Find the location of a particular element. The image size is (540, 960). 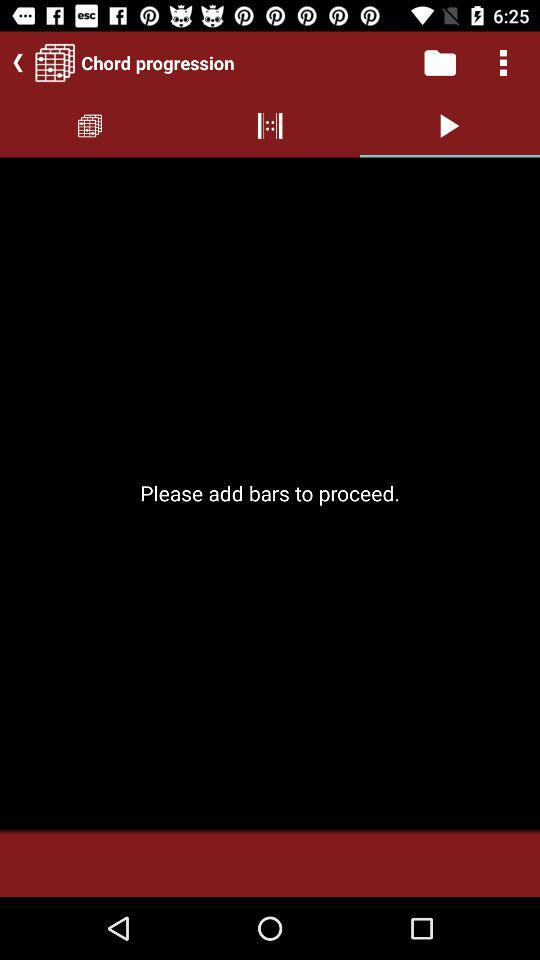

the date_range icon is located at coordinates (55, 62).